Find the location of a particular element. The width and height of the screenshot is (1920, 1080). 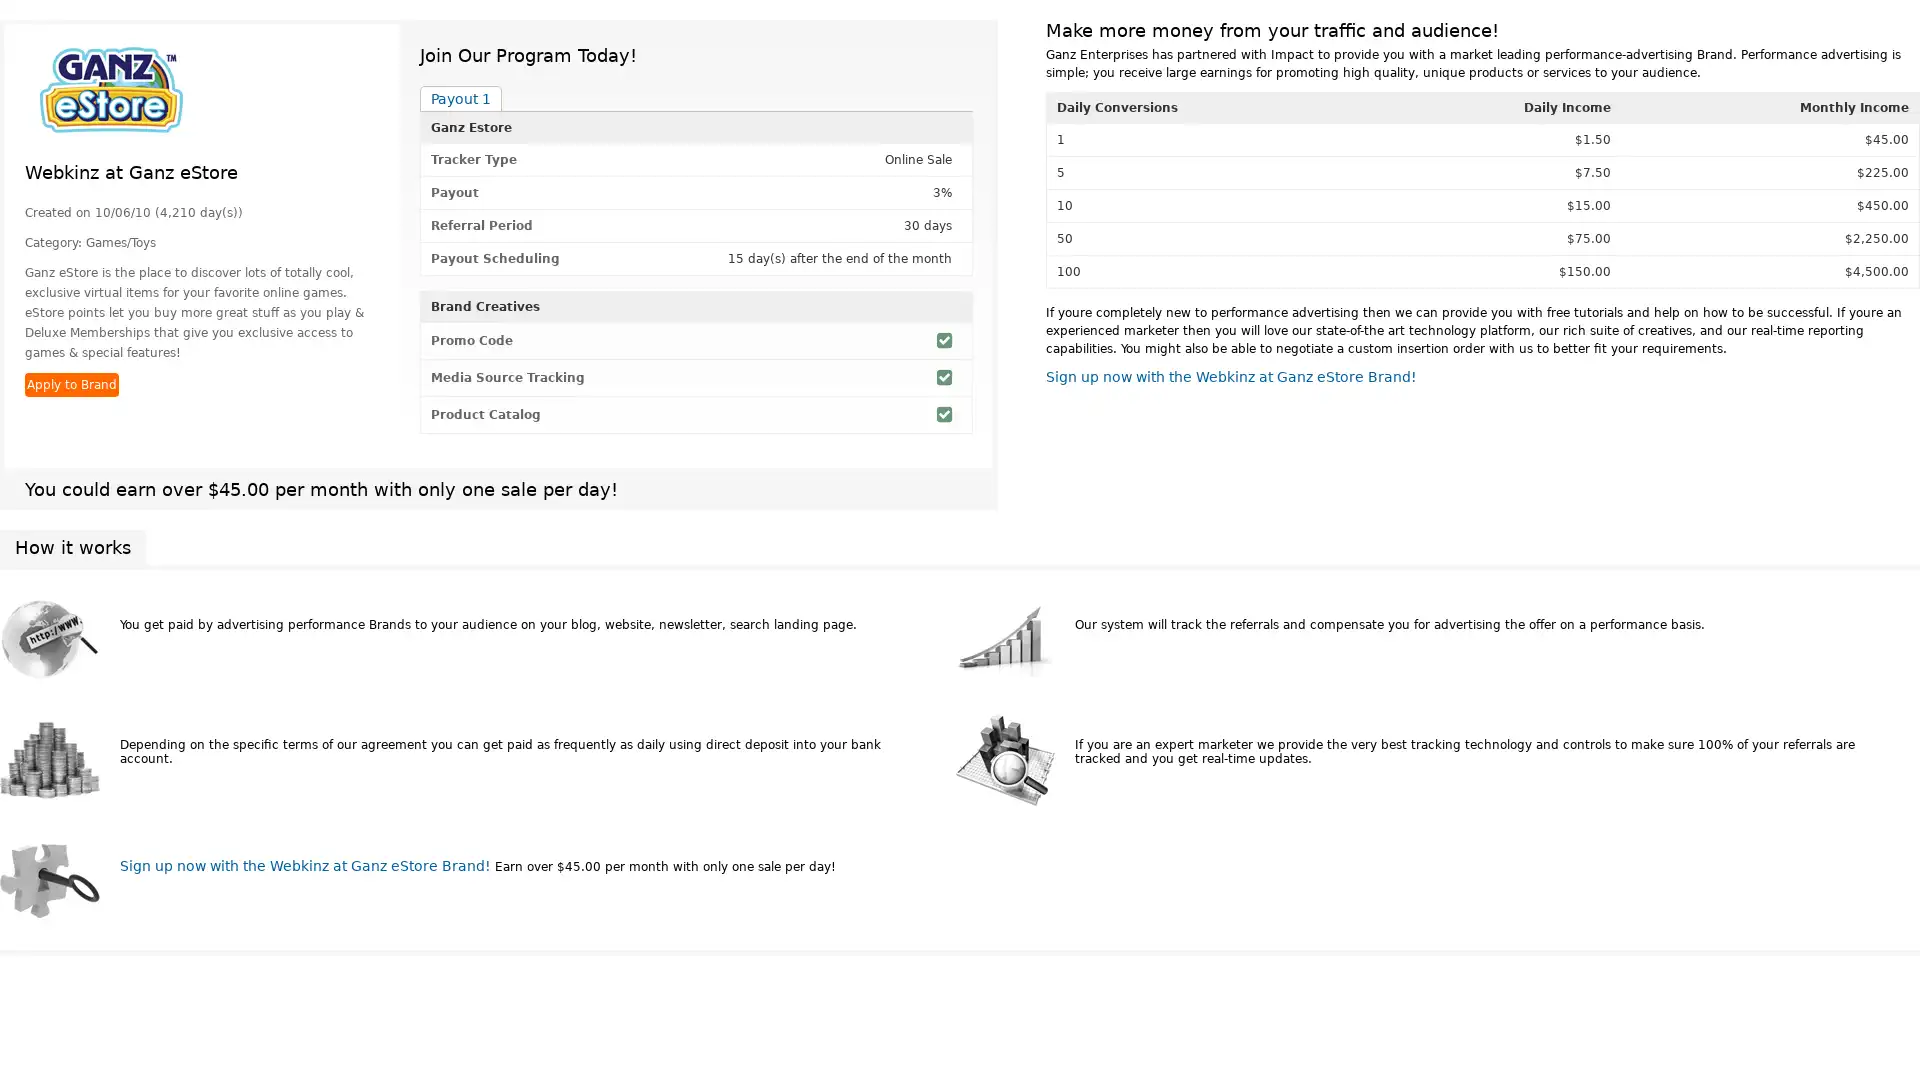

Apply to Brand is located at coordinates (72, 385).